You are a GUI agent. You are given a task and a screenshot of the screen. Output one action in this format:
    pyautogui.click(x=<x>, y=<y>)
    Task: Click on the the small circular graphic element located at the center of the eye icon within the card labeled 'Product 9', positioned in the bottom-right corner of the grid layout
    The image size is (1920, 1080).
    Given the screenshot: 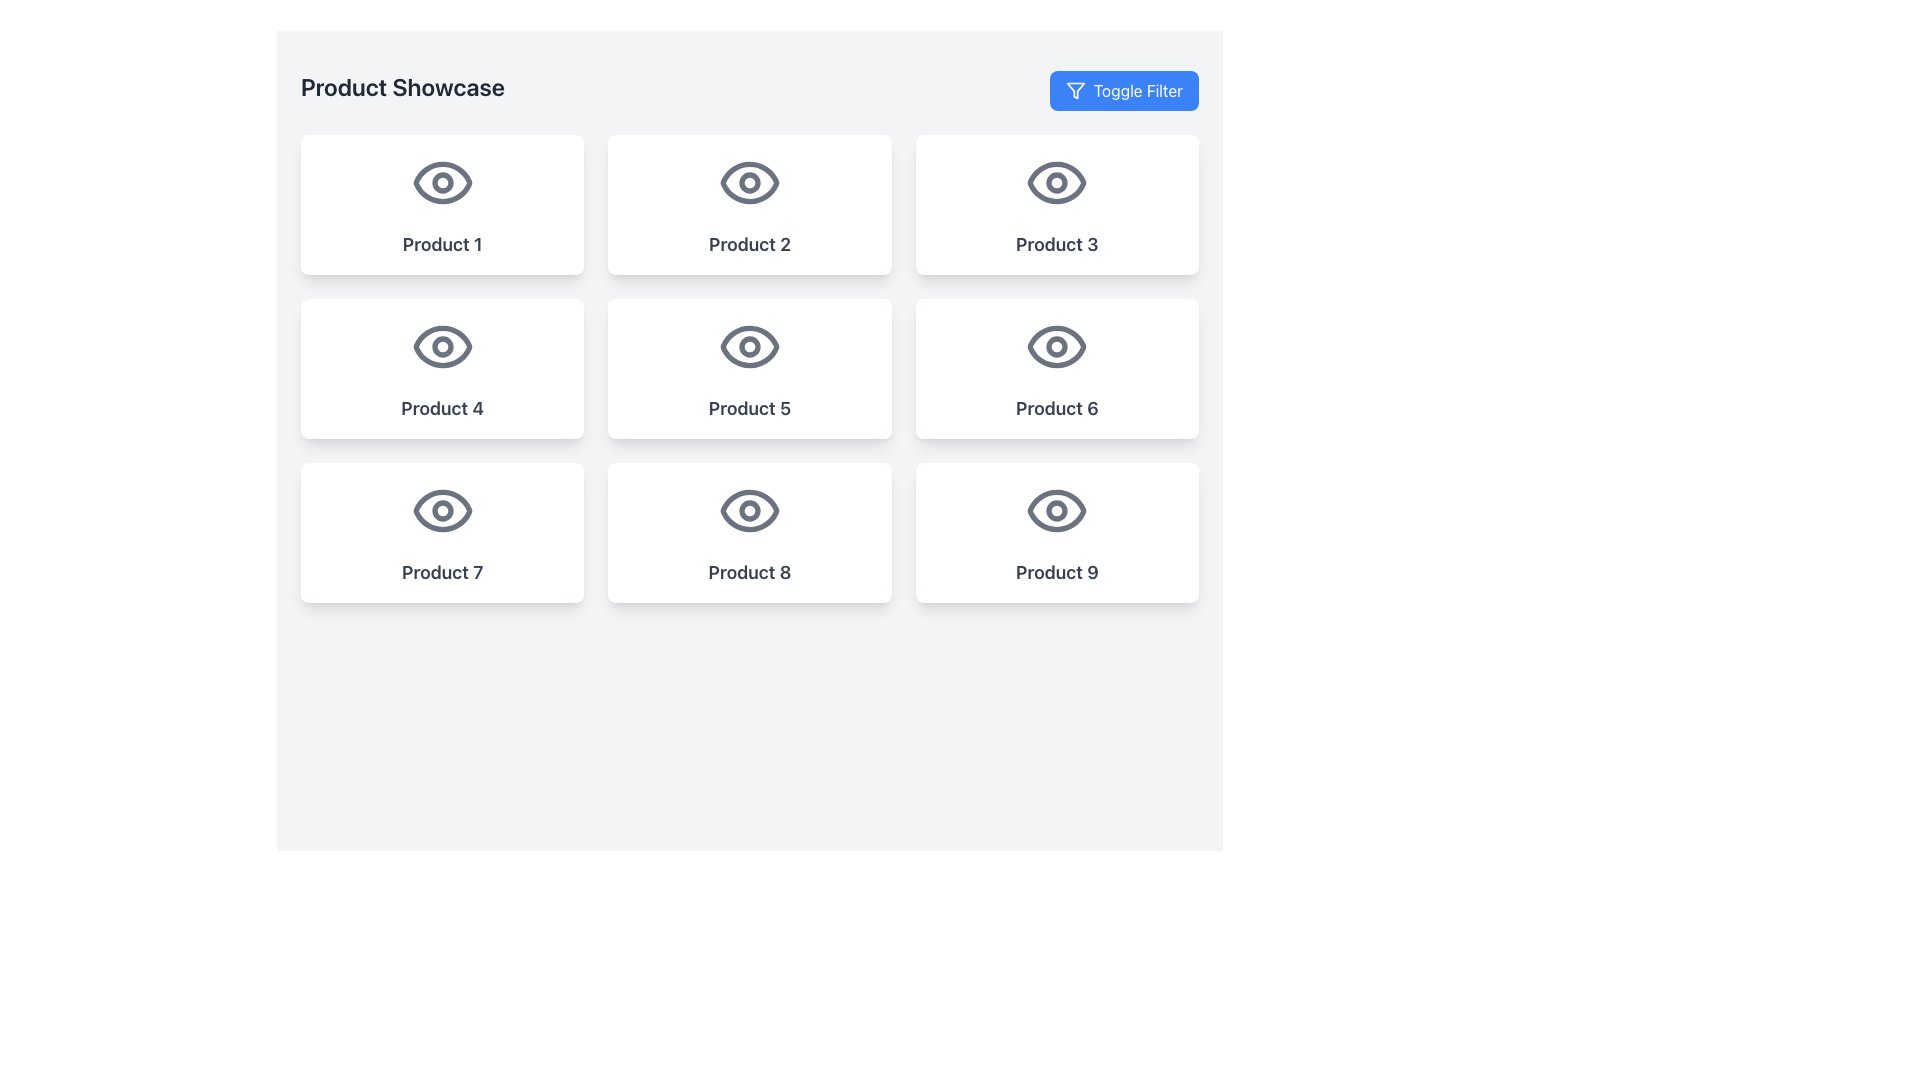 What is the action you would take?
    pyautogui.click(x=1056, y=509)
    